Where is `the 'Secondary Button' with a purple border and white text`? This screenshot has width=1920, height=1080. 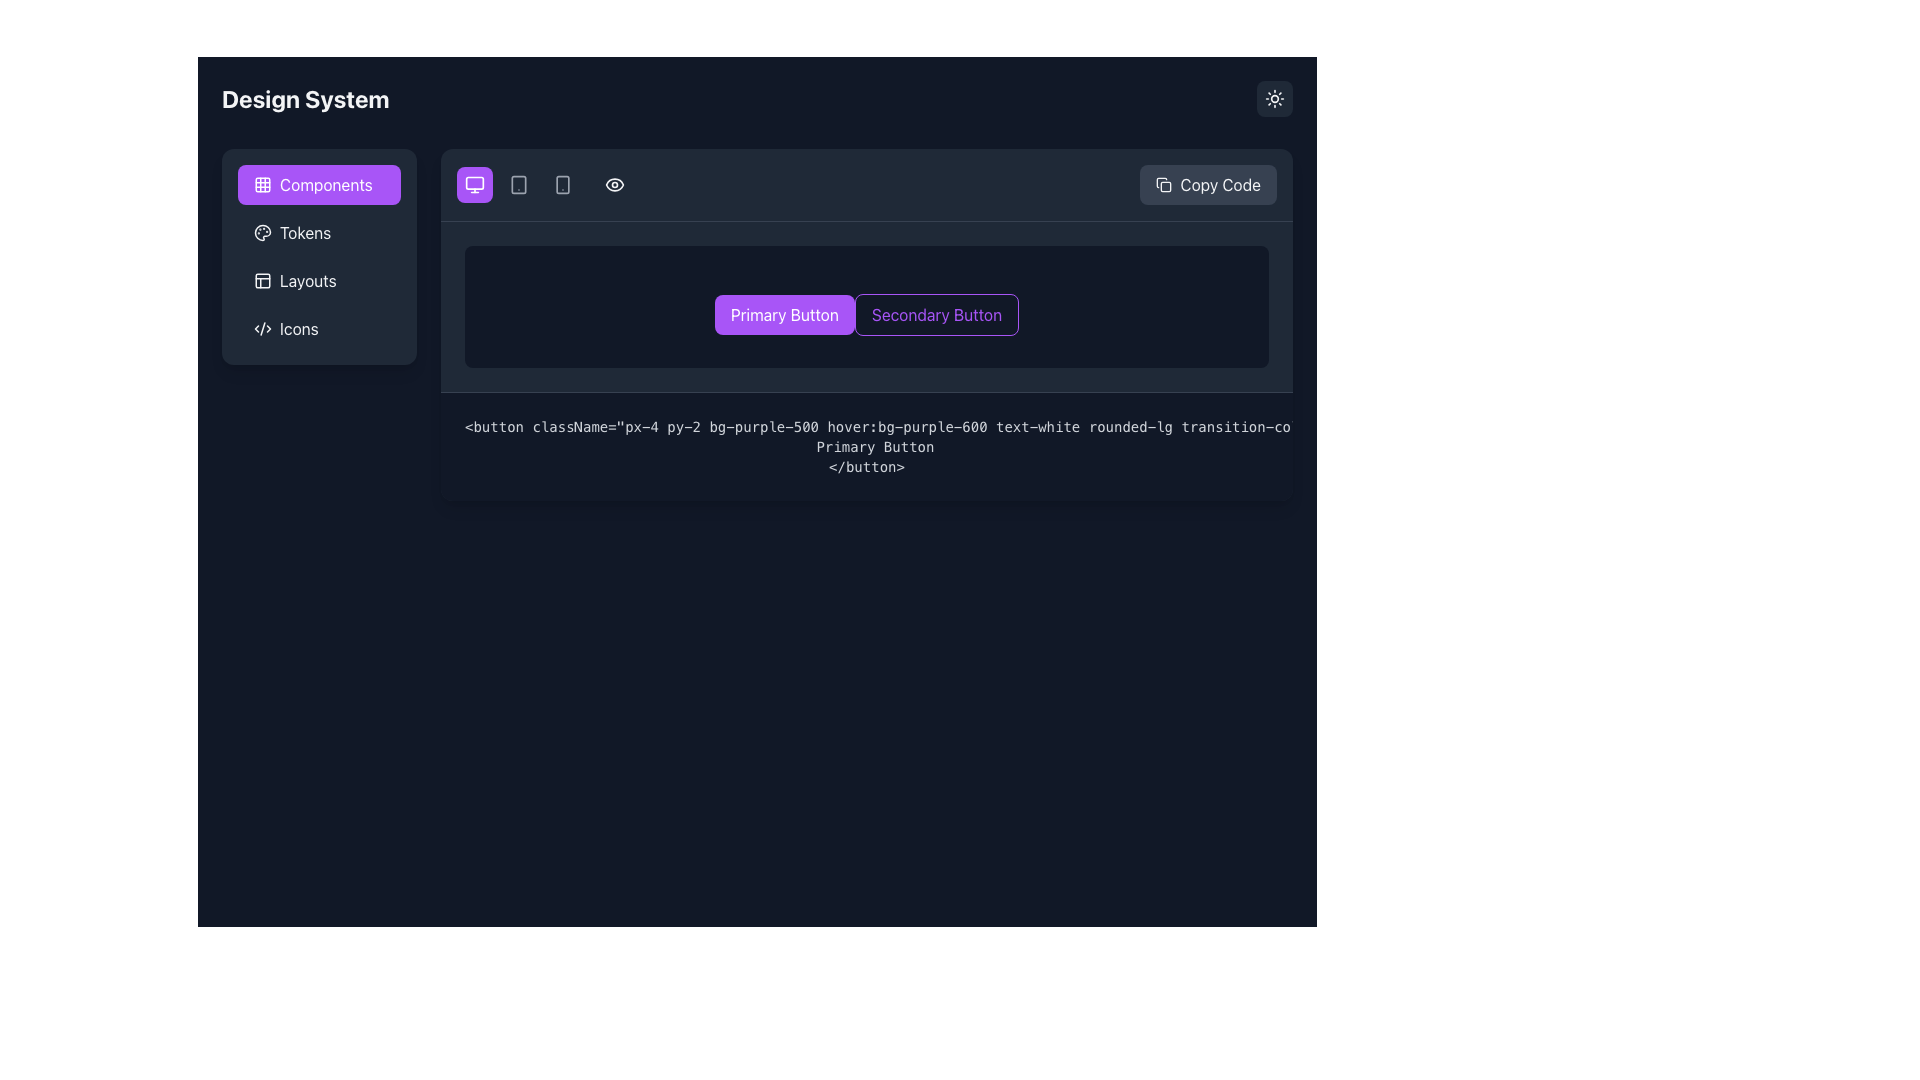
the 'Secondary Button' with a purple border and white text is located at coordinates (867, 307).